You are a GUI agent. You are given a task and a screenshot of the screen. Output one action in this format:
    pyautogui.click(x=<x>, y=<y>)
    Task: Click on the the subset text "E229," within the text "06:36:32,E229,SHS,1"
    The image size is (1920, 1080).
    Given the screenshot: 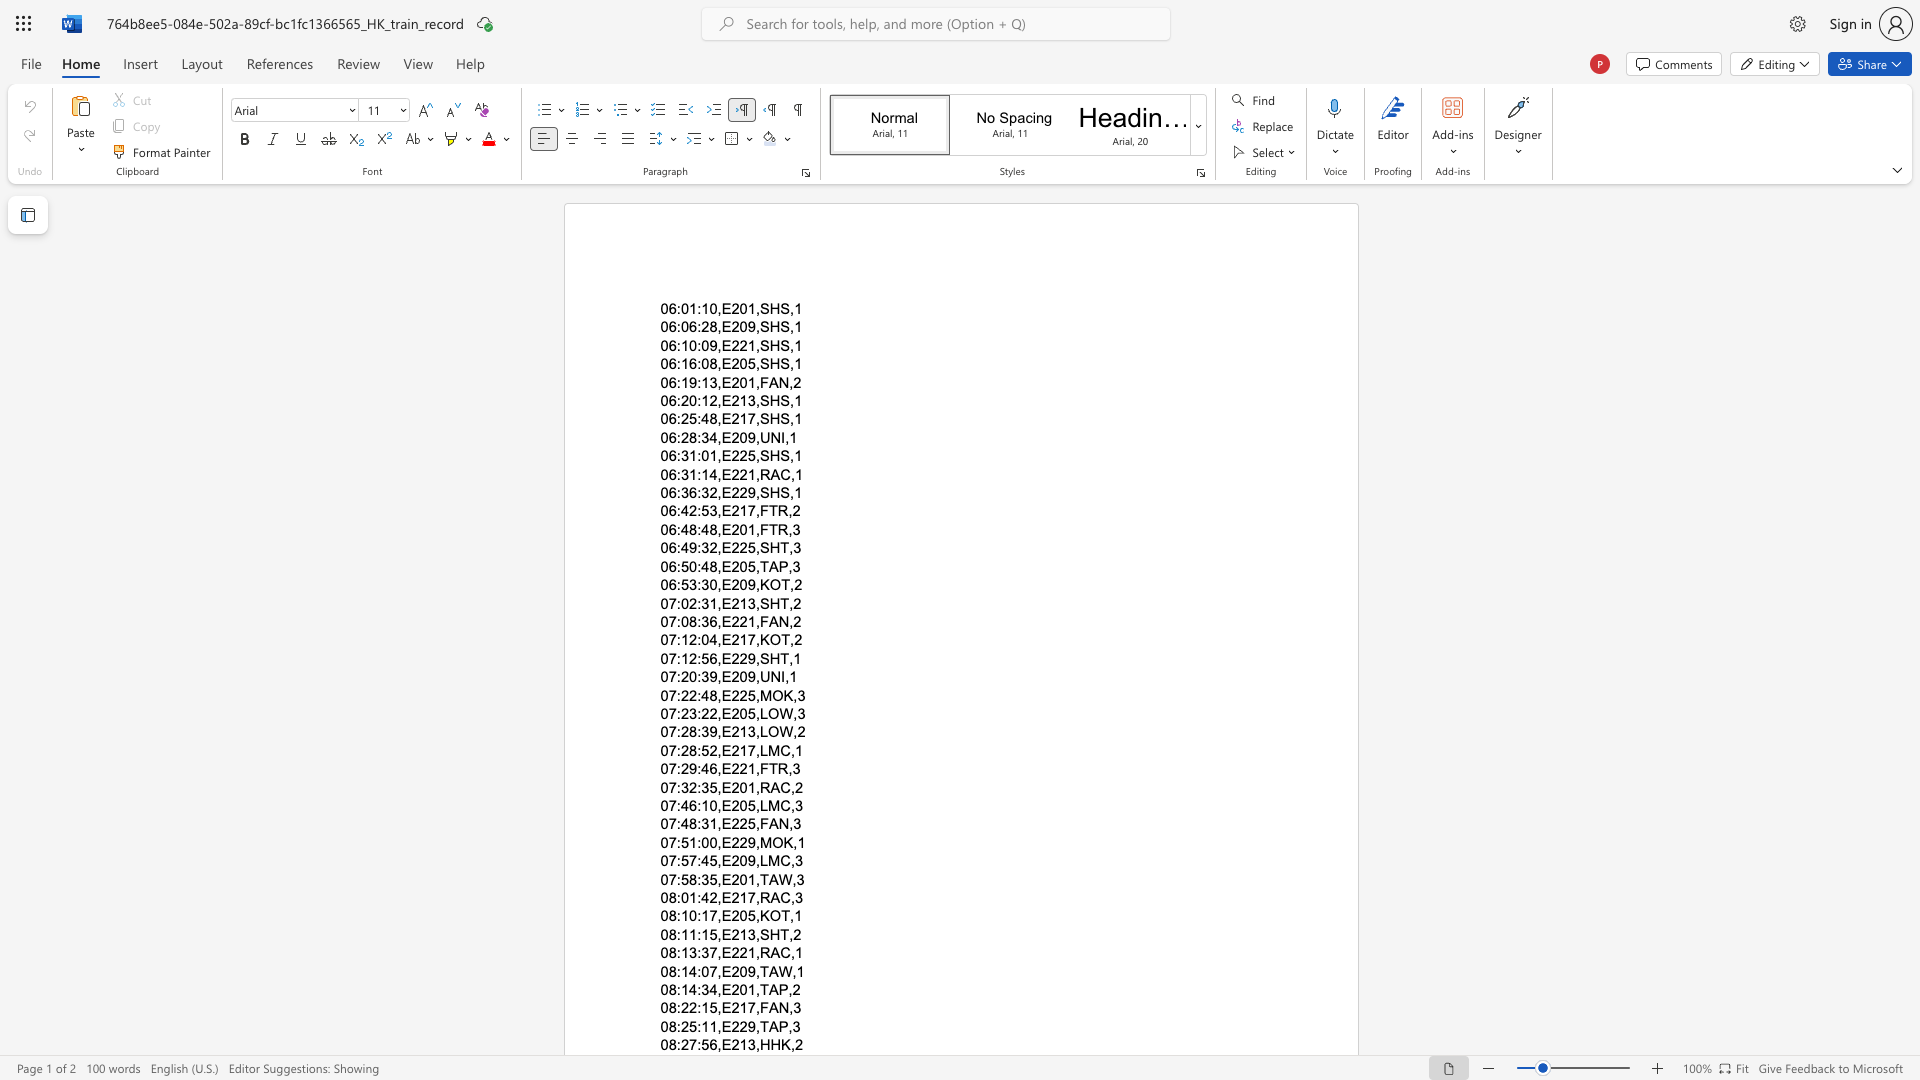 What is the action you would take?
    pyautogui.click(x=720, y=493)
    